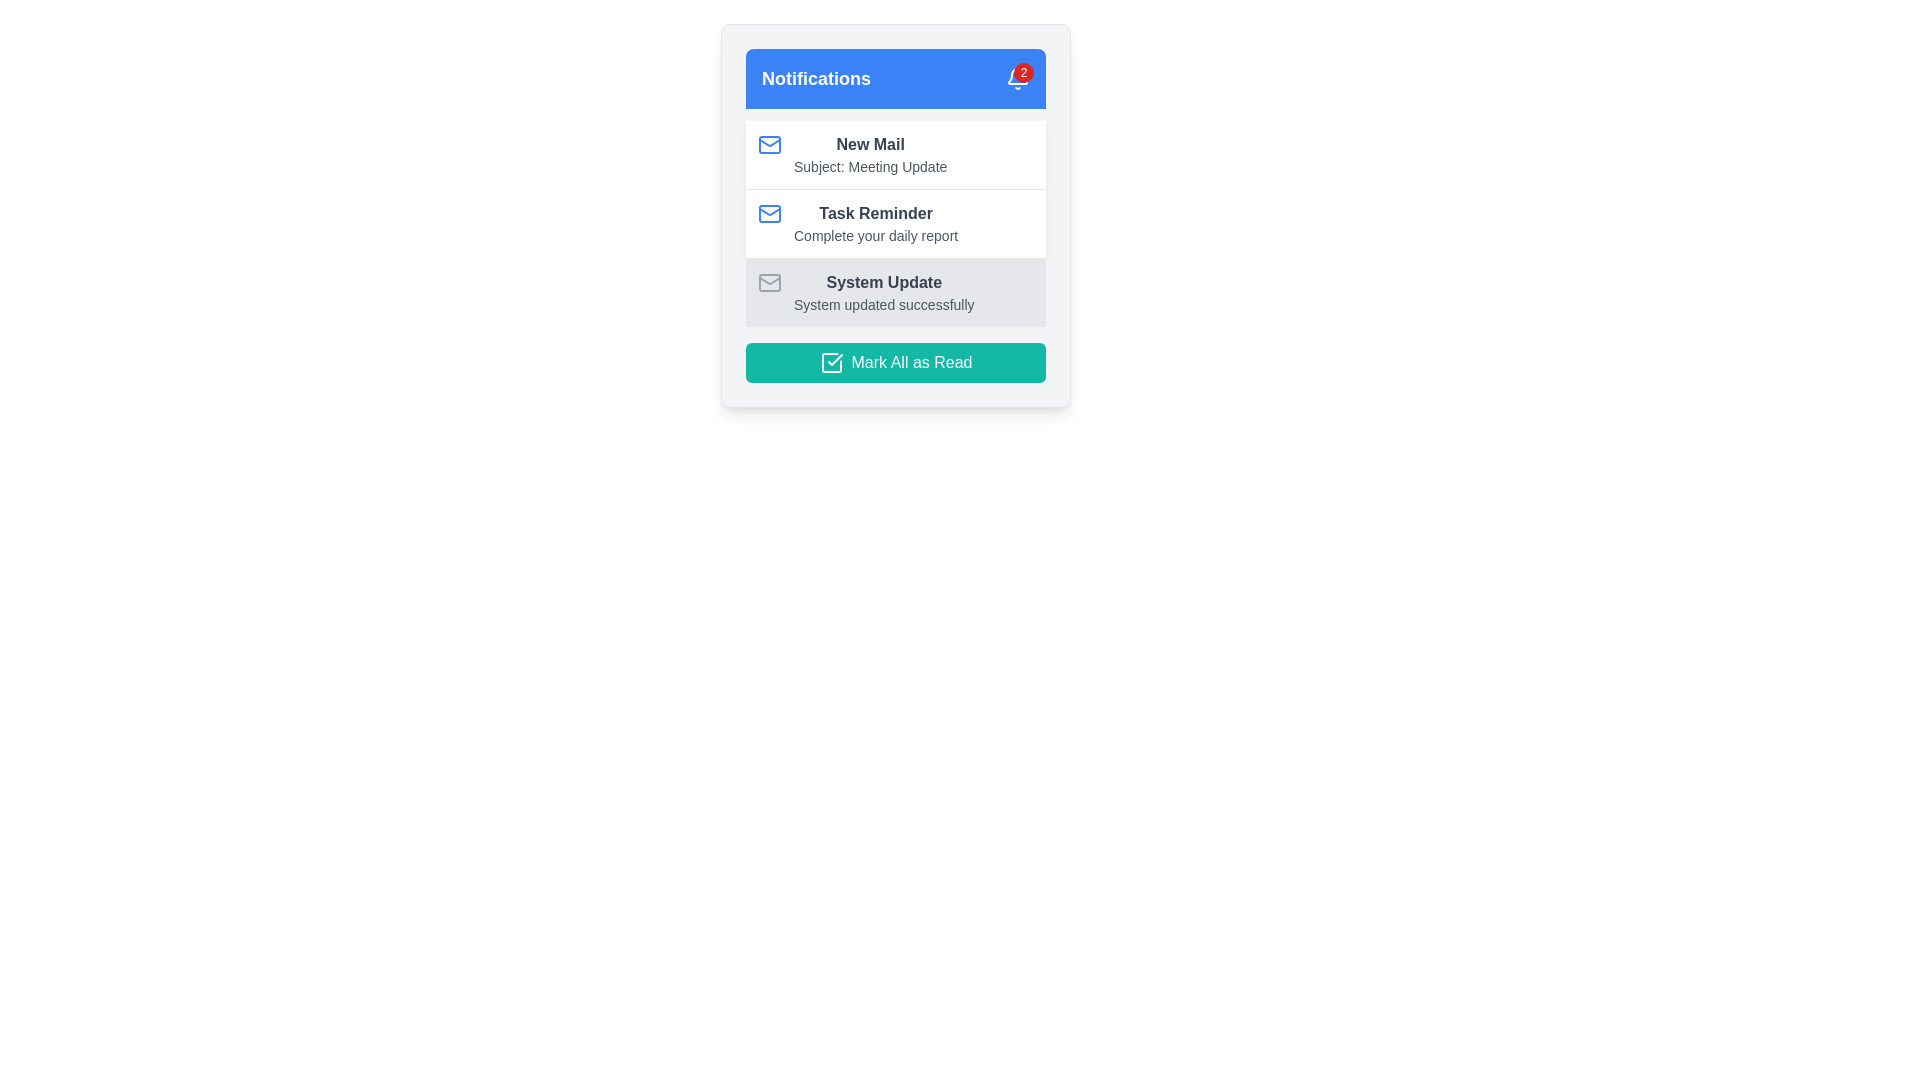 The width and height of the screenshot is (1920, 1080). I want to click on supplementary information text about the 'System Update' notification, which is positioned below the 'System Update' text and aligned left within the notification list, so click(883, 304).